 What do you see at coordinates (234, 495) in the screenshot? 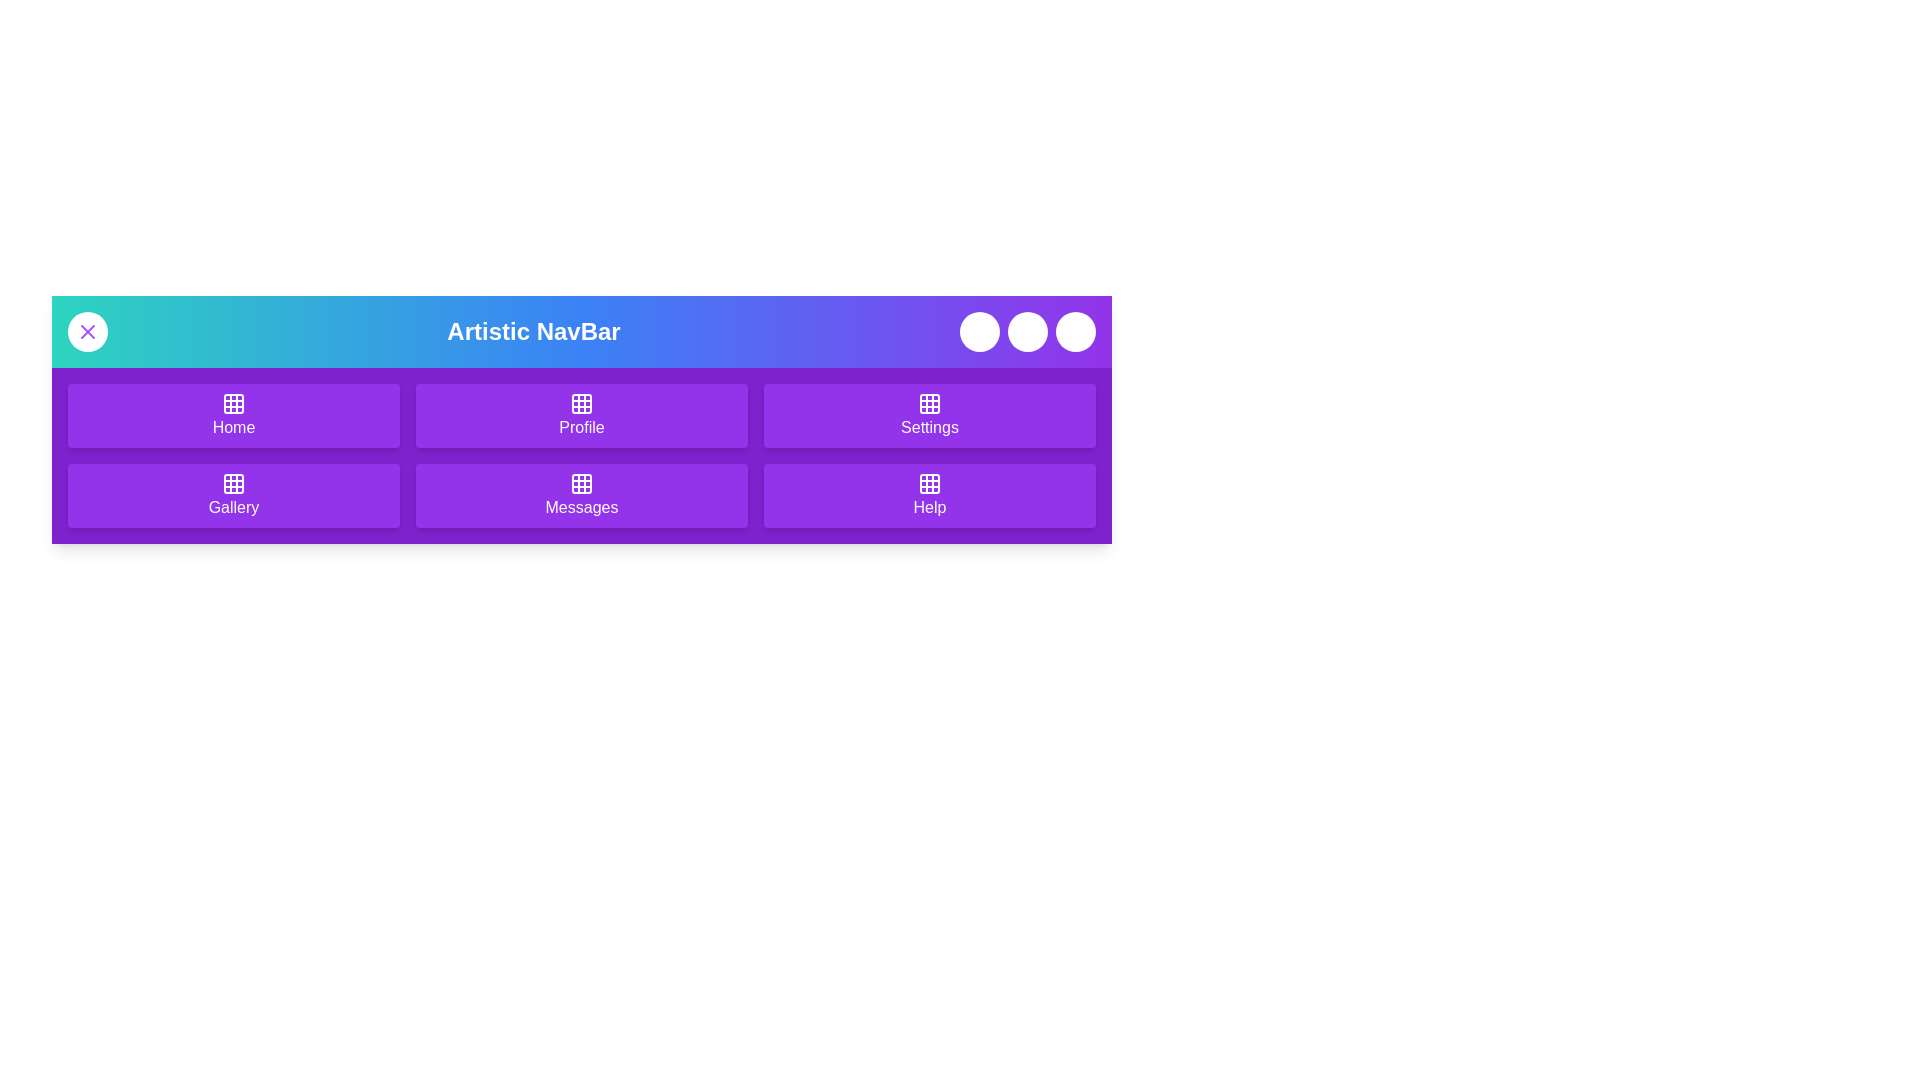
I see `the navigation item labeled Gallery` at bounding box center [234, 495].